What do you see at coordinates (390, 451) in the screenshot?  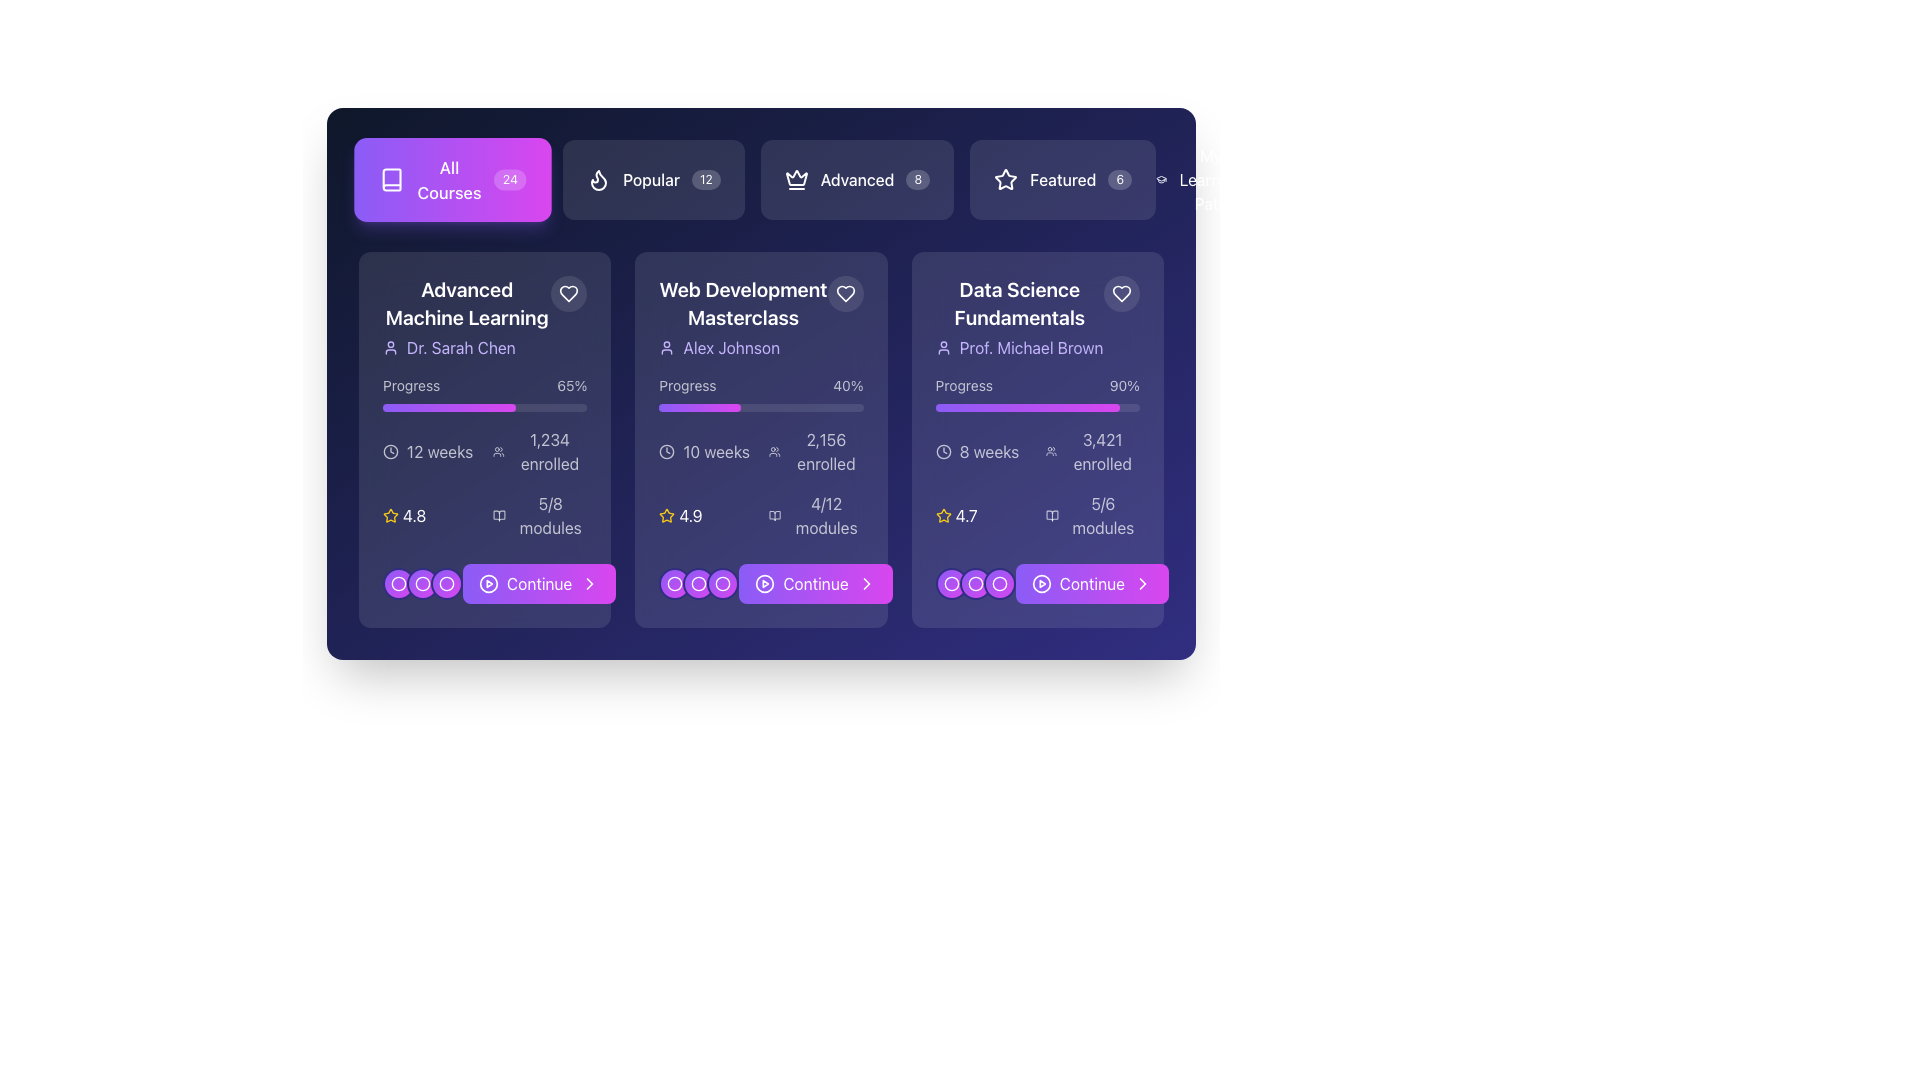 I see `the time duration icon located in the first column of the 'Advanced Machine Learning' course card, which is positioned to the left of the '12 weeks' text label` at bounding box center [390, 451].